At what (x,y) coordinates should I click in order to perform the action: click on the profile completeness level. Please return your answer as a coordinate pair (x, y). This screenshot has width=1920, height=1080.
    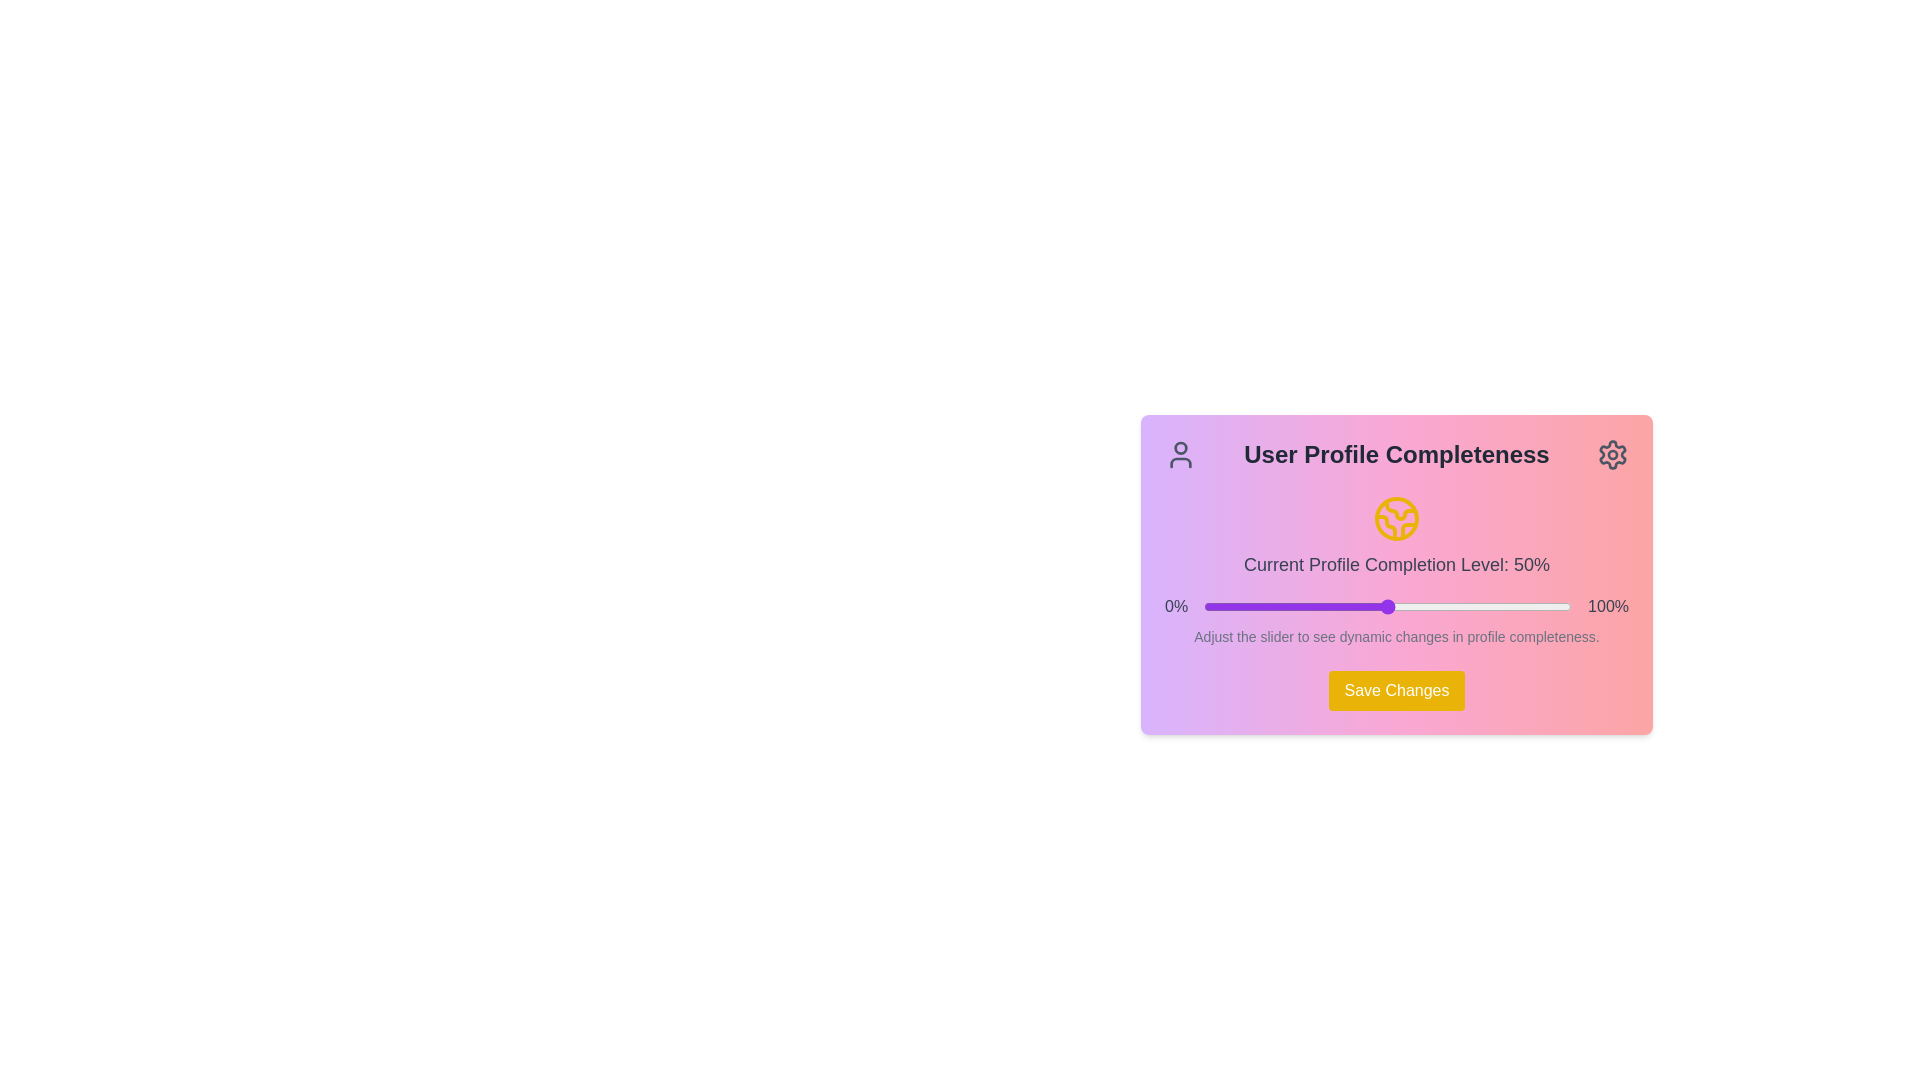
    Looking at the image, I should click on (1465, 605).